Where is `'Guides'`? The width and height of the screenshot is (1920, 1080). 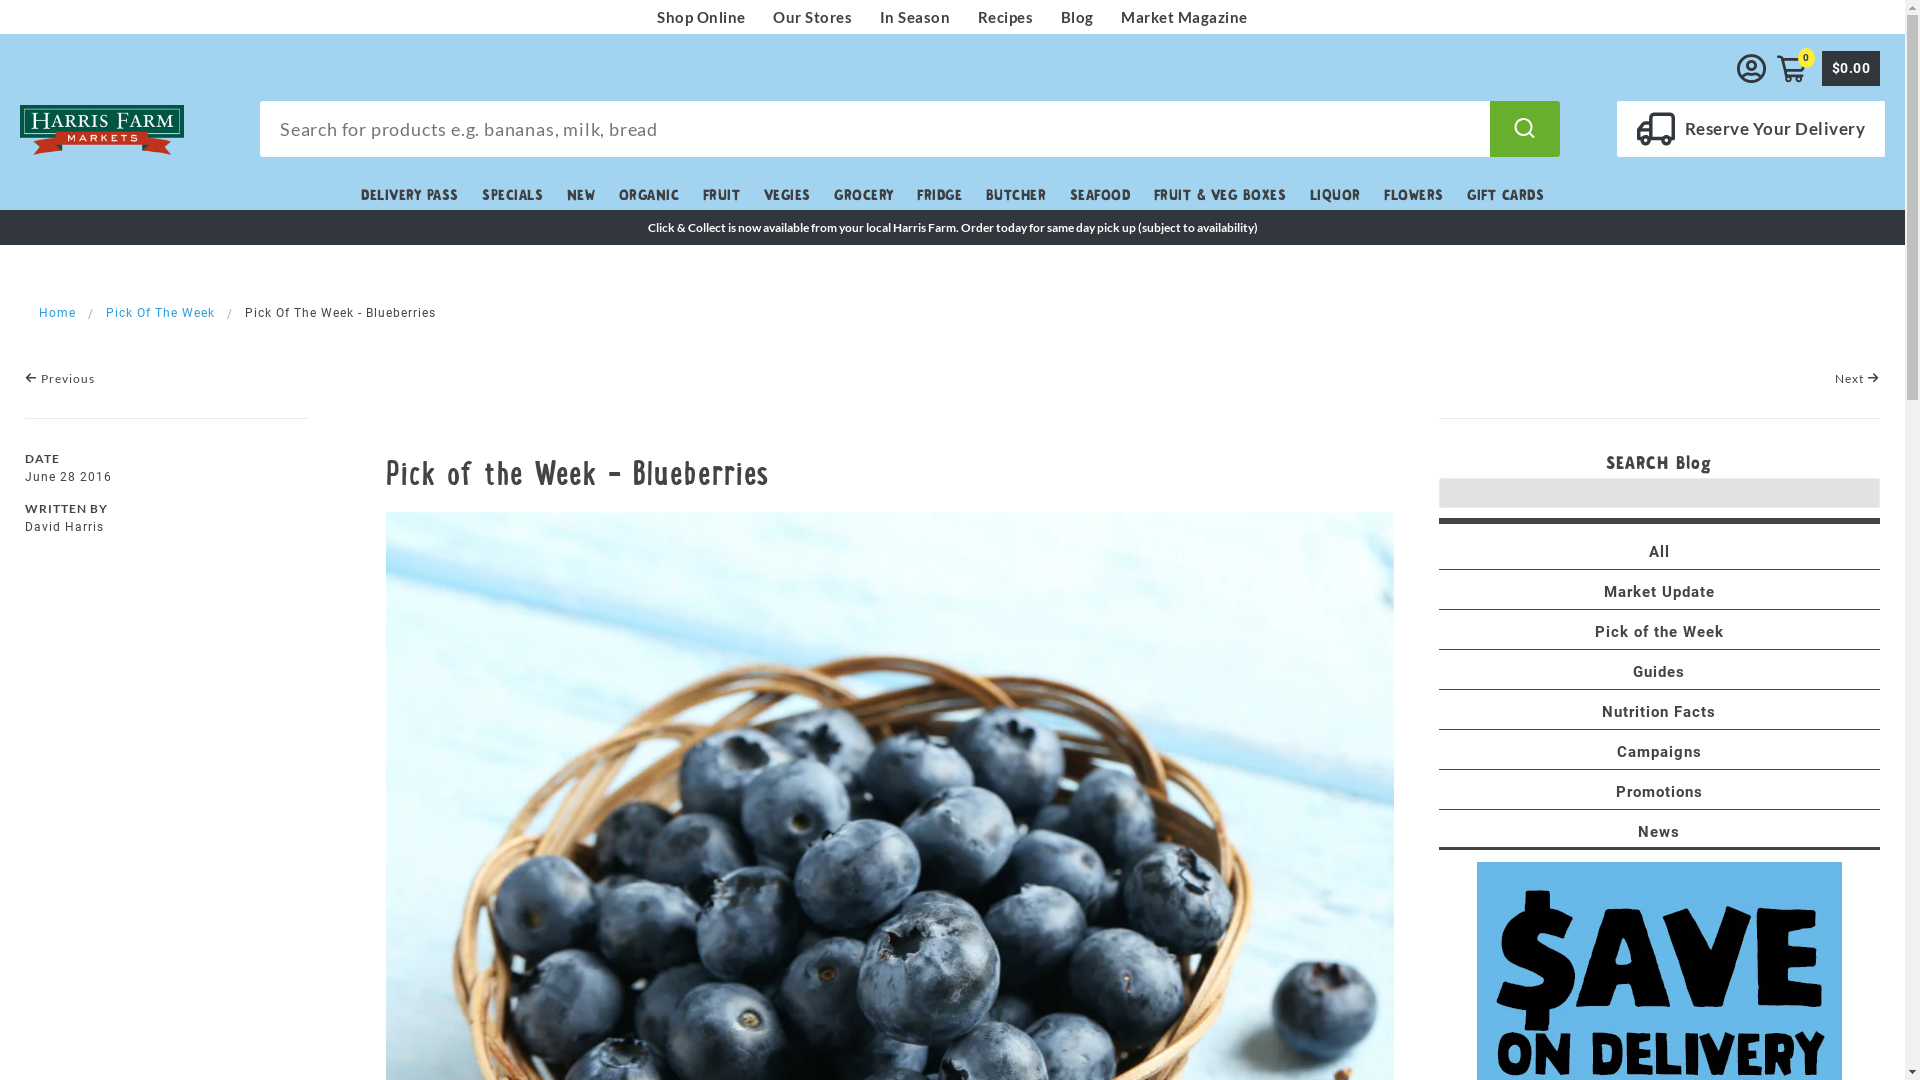
'Guides' is located at coordinates (1659, 671).